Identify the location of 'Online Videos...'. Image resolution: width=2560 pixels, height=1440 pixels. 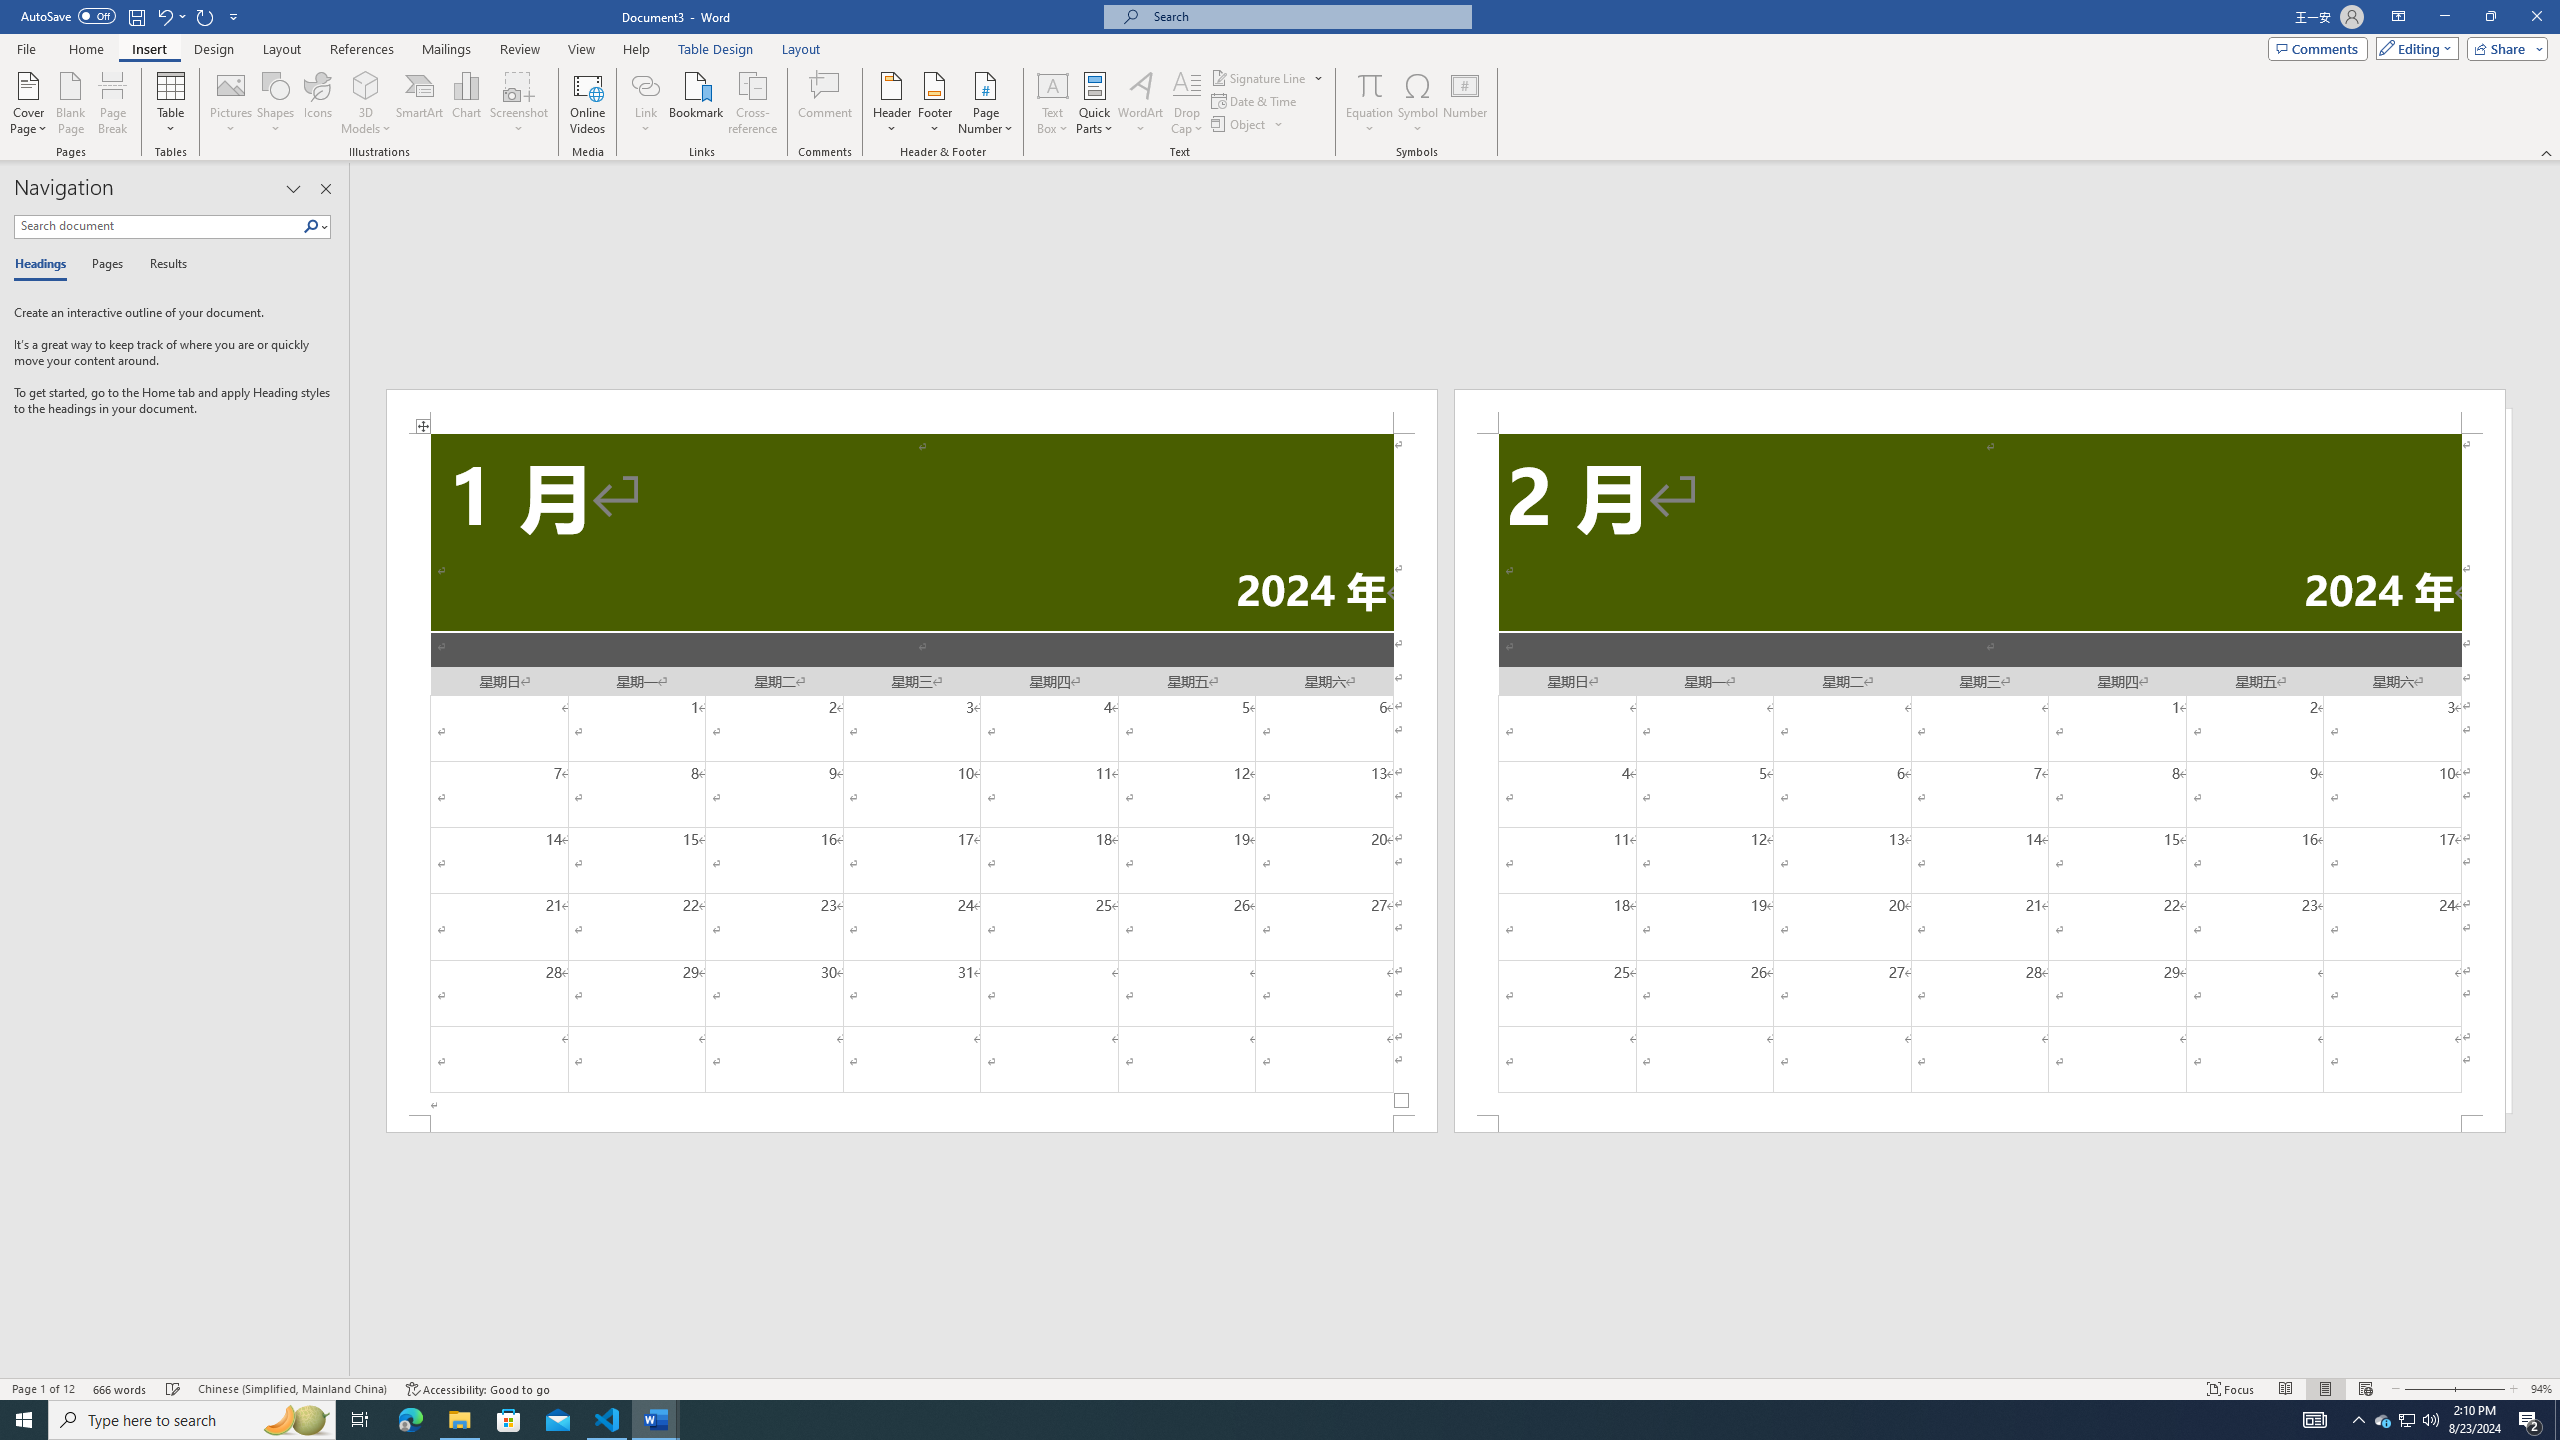
(587, 103).